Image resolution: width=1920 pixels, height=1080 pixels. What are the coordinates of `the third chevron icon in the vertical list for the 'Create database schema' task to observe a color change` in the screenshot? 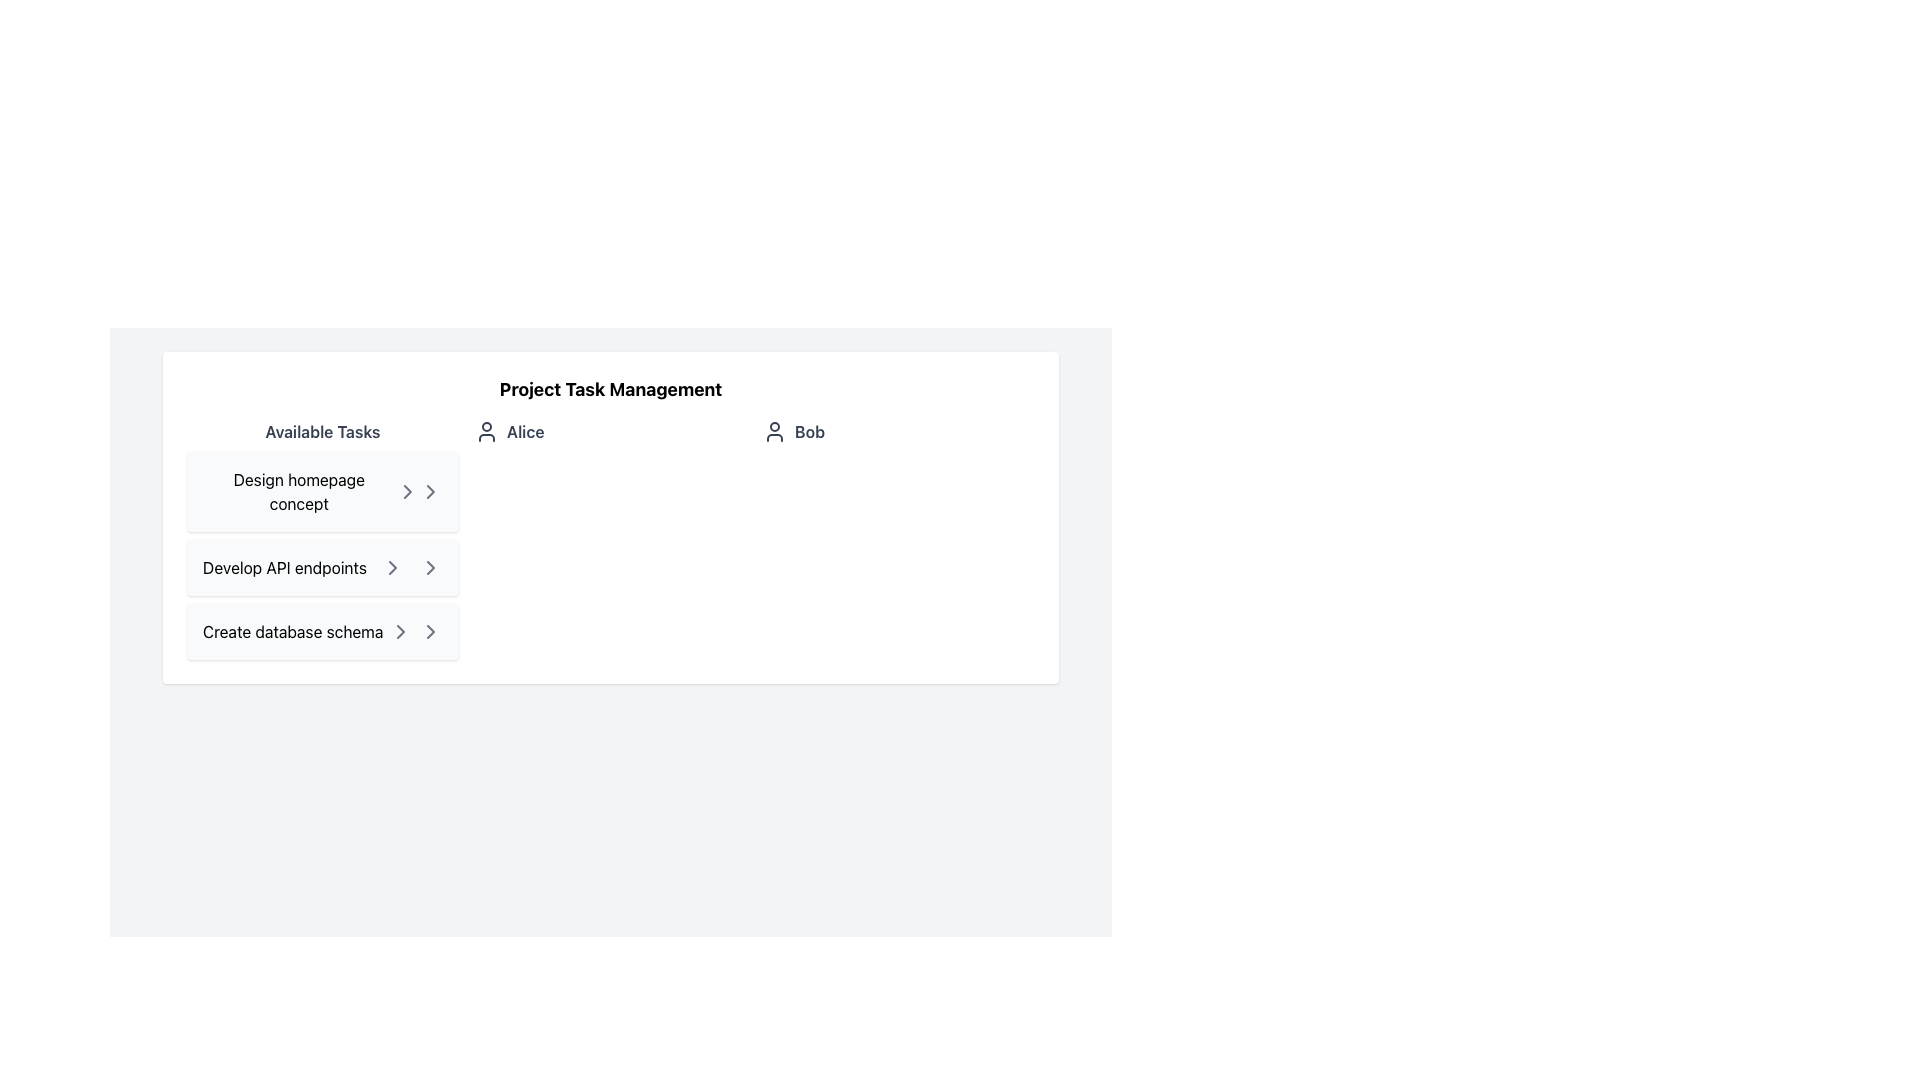 It's located at (430, 632).